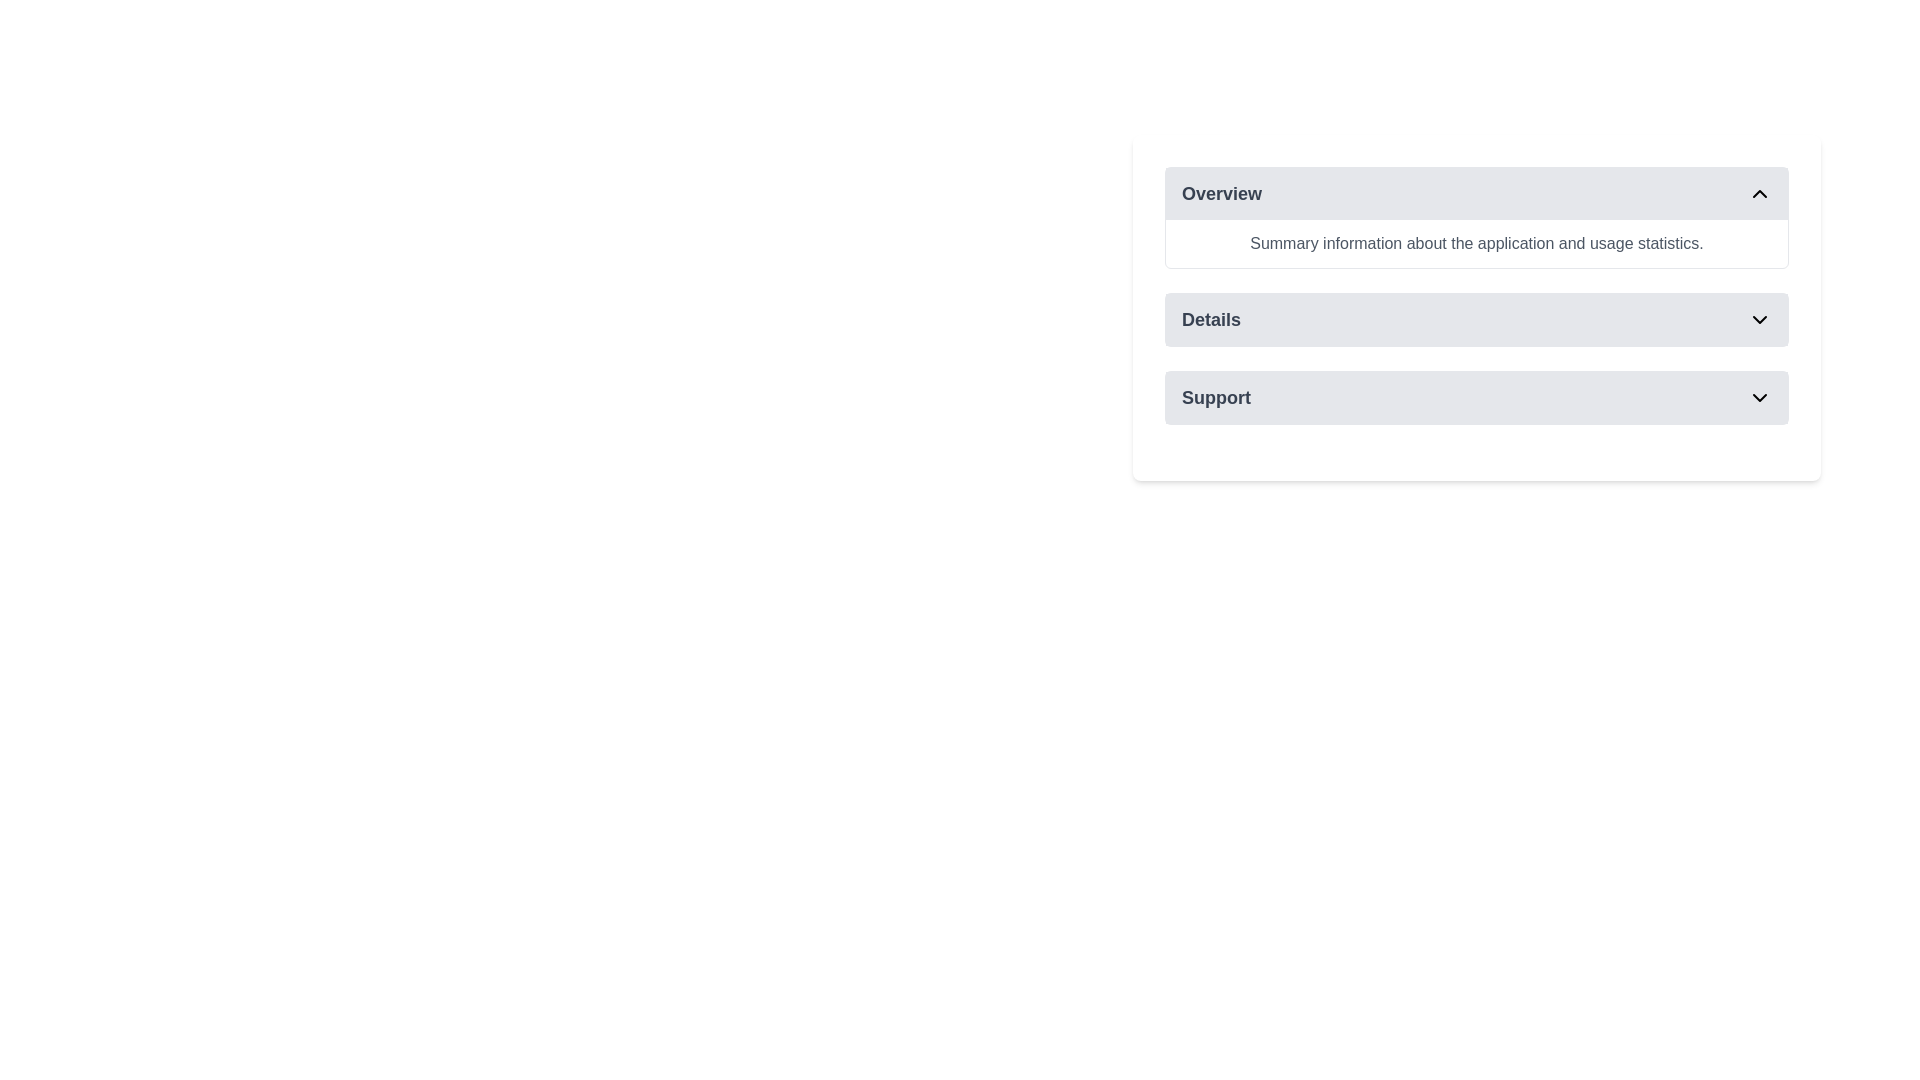 Image resolution: width=1920 pixels, height=1080 pixels. Describe the element at coordinates (1760, 193) in the screenshot. I see `the small chevron-up icon styled as an arrowhead pointing upwards, located in the top-right corner of the 'Overview' section header` at that location.